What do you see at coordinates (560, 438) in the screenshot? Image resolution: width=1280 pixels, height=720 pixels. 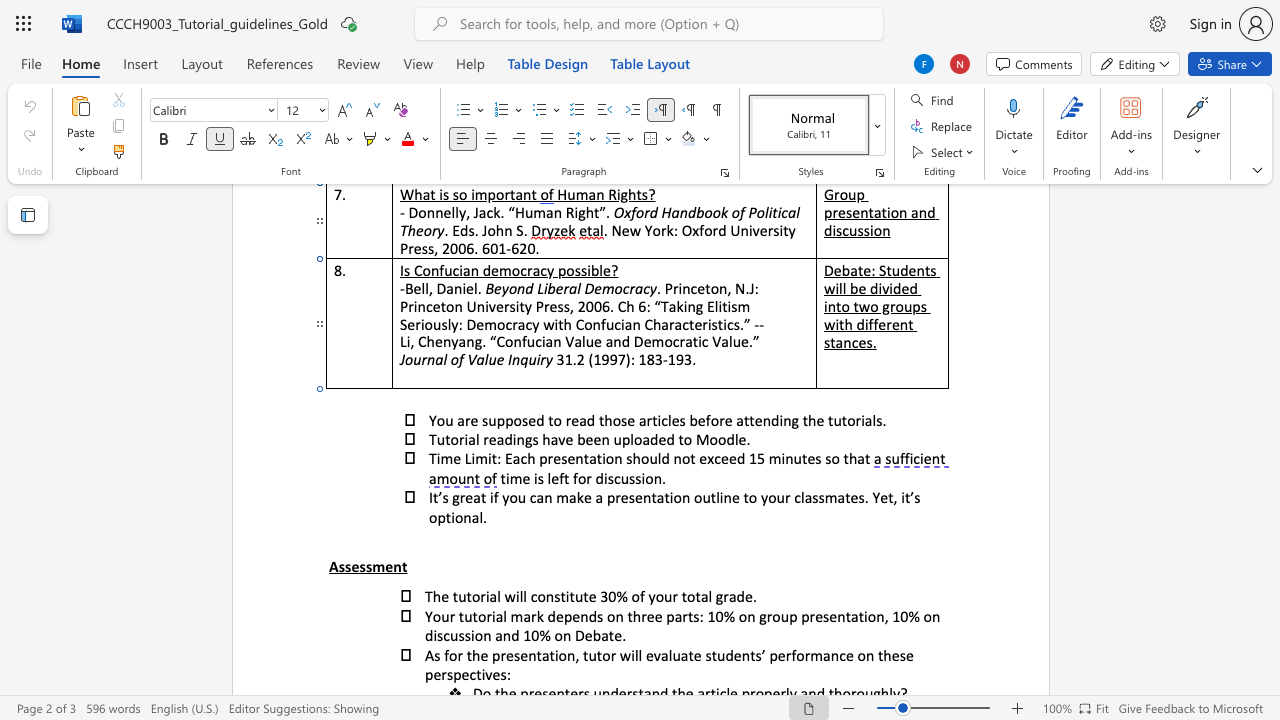 I see `the 1th character "v" in the text` at bounding box center [560, 438].